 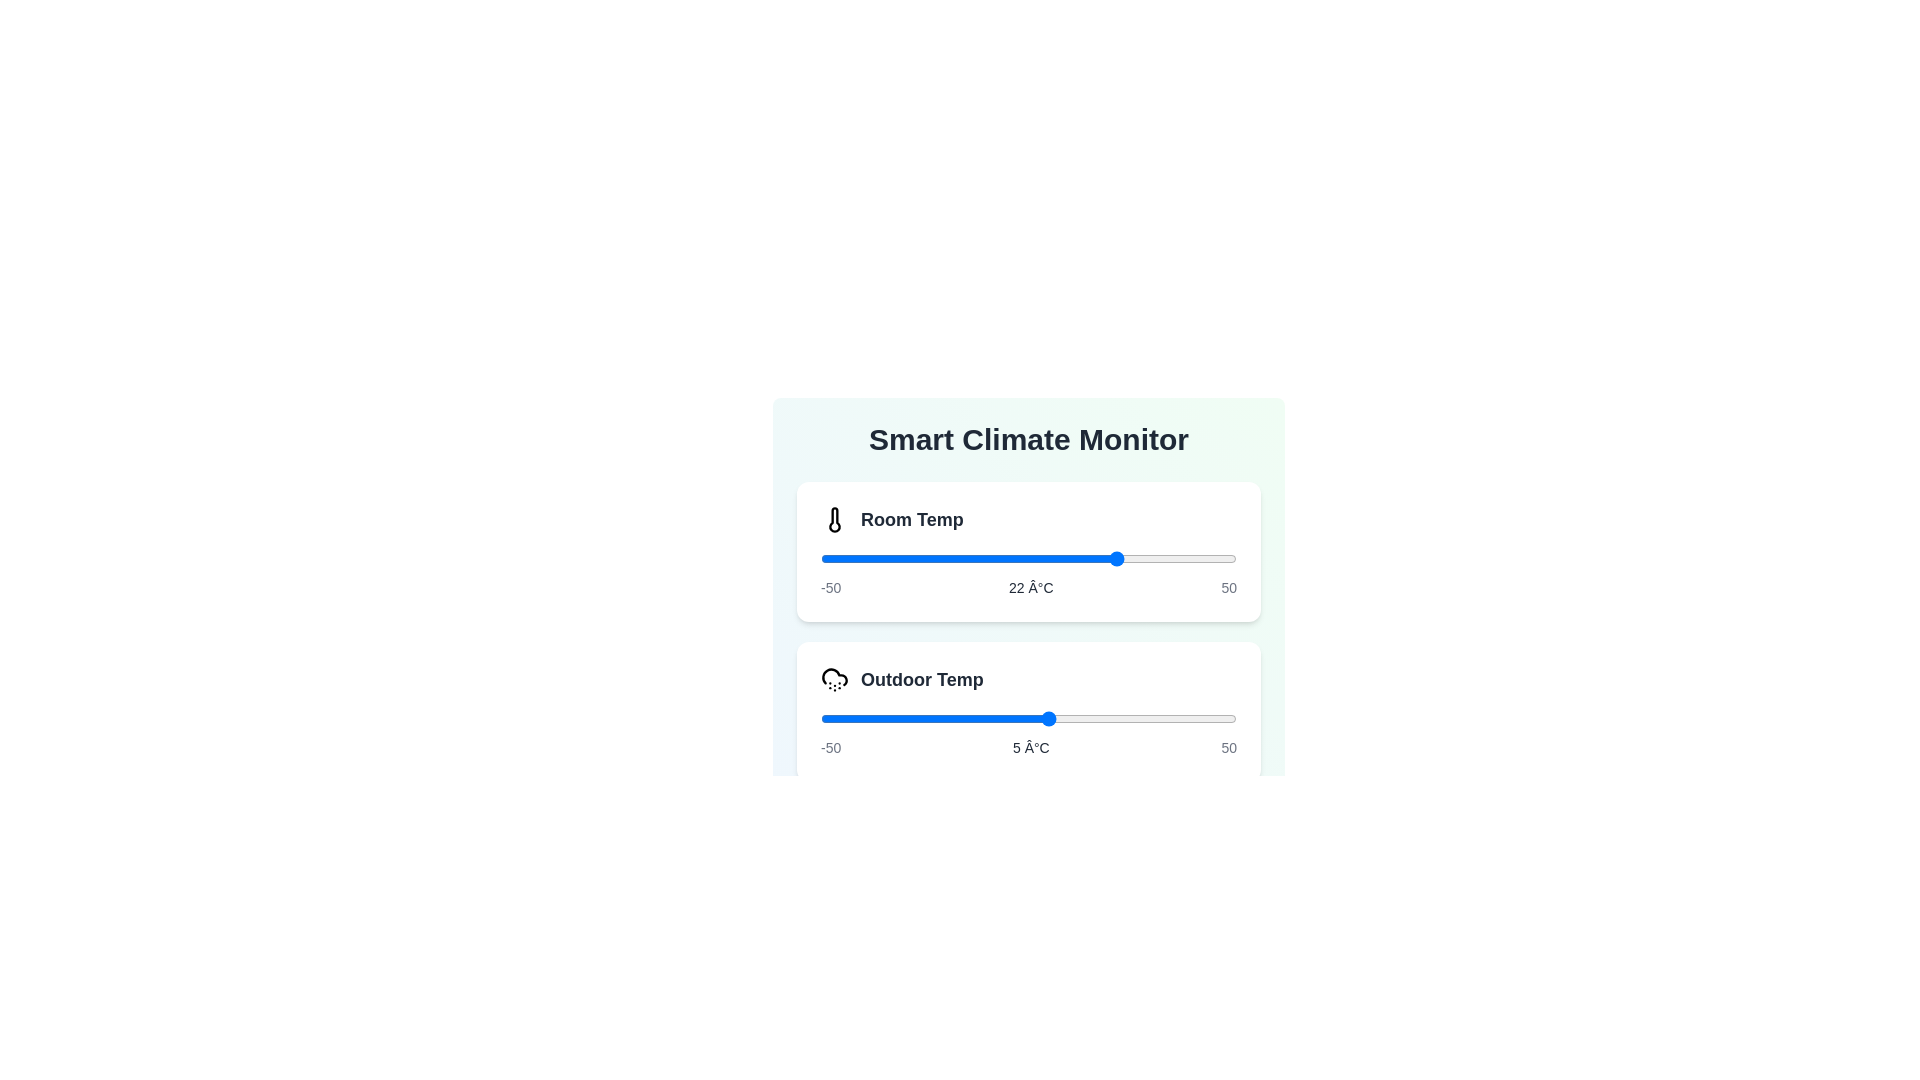 What do you see at coordinates (907, 717) in the screenshot?
I see `the slider for Outdoor Temp to set its value to -29°C` at bounding box center [907, 717].